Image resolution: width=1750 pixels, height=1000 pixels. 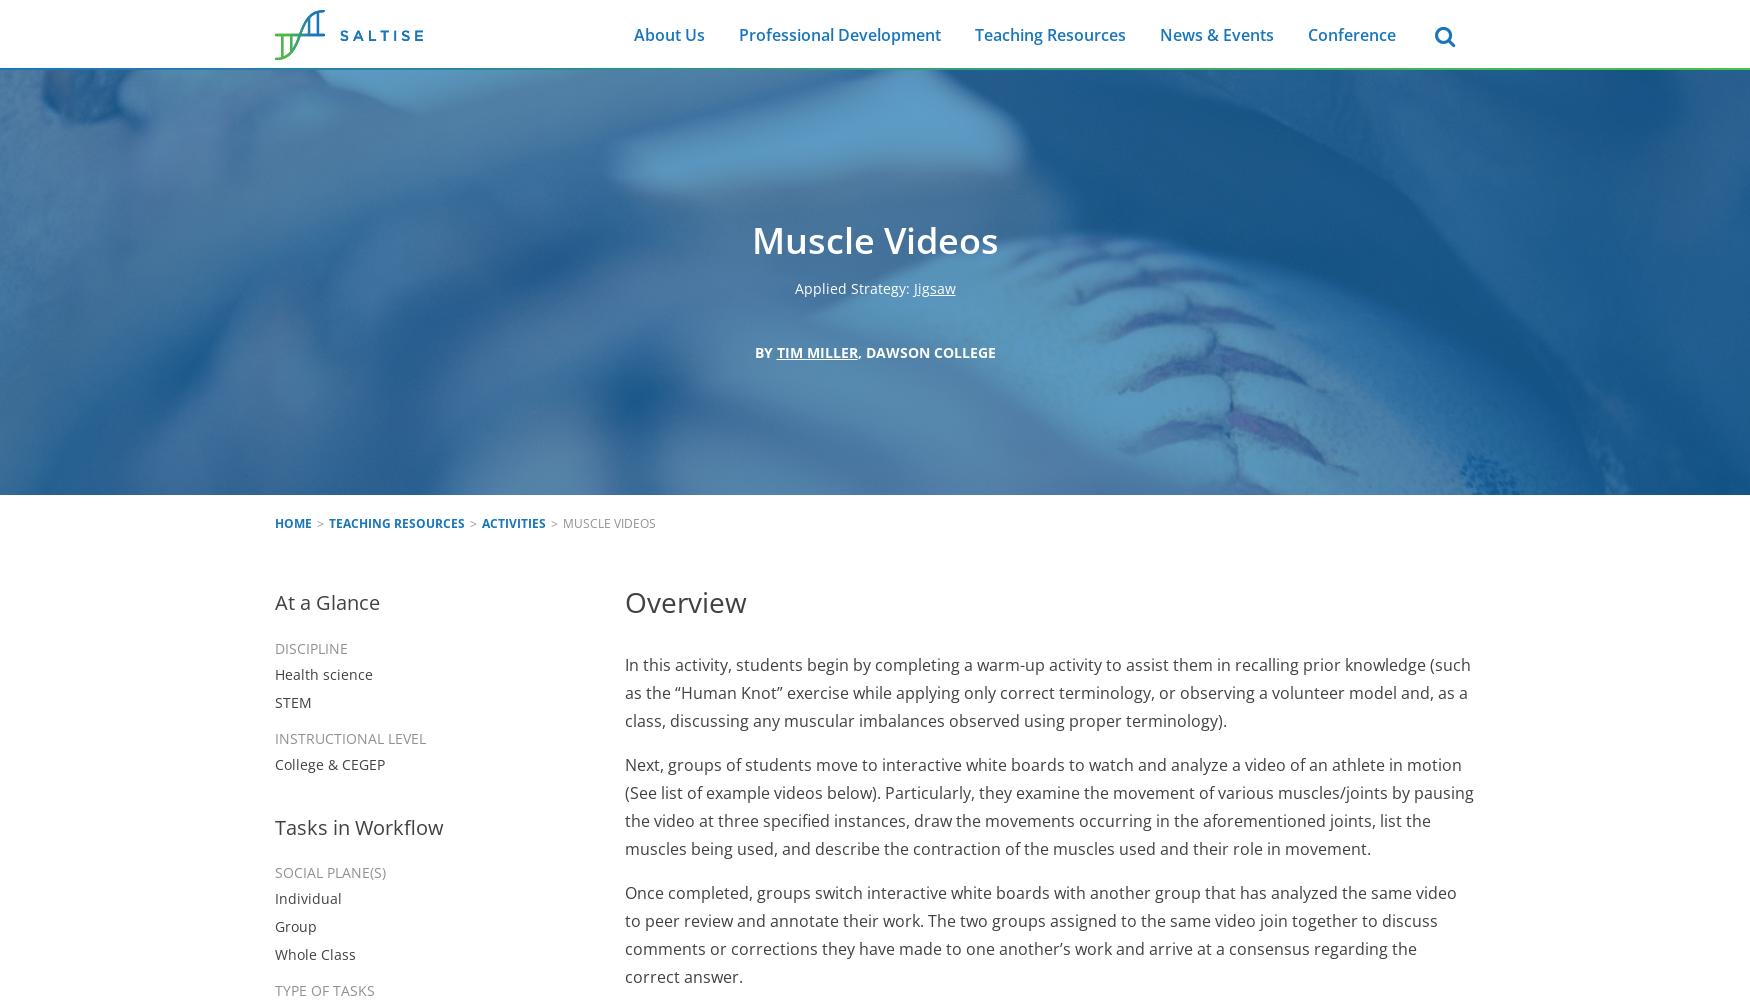 What do you see at coordinates (853, 288) in the screenshot?
I see `'Applied Strategy:'` at bounding box center [853, 288].